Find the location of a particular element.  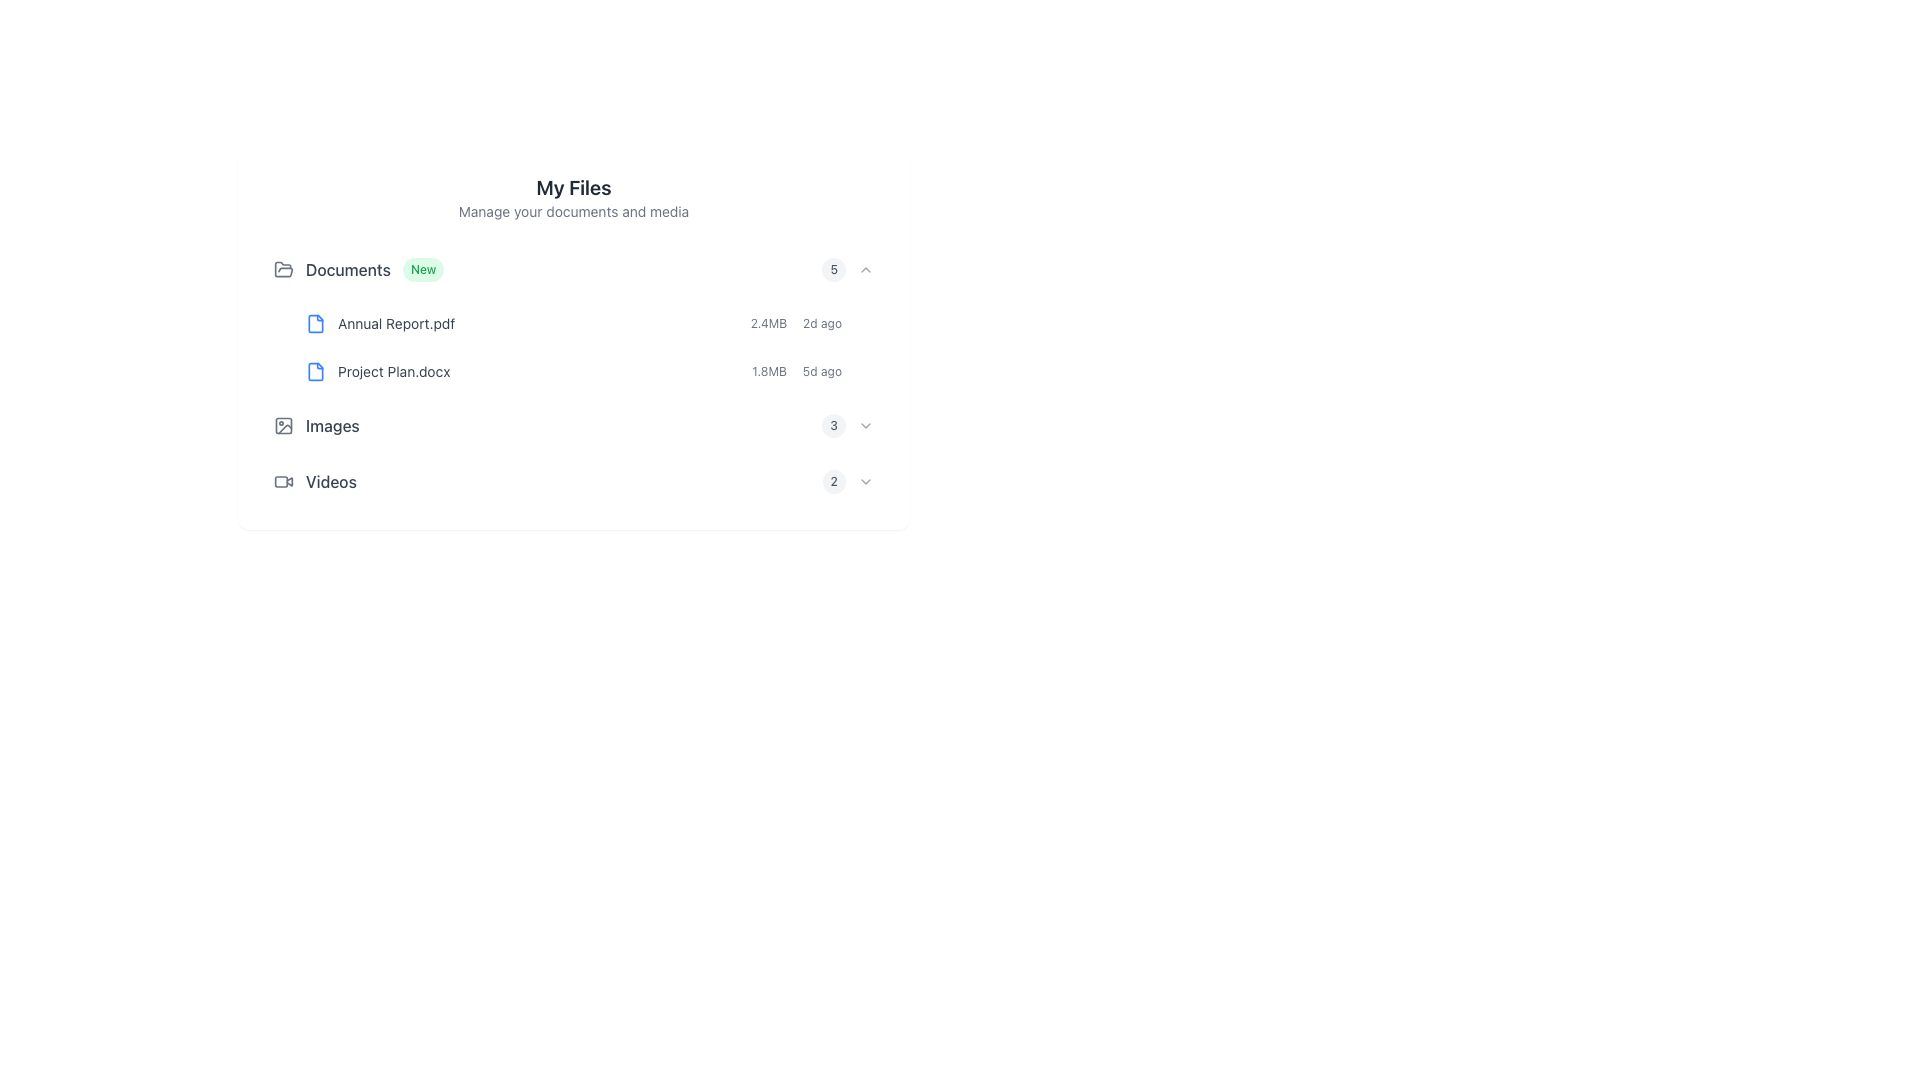

the icon representing the file named 'Annual Report.pdf' located in the 'Documents' section under 'My Files', positioned to the left of the text 'Annual Report.pdf' is located at coordinates (315, 323).